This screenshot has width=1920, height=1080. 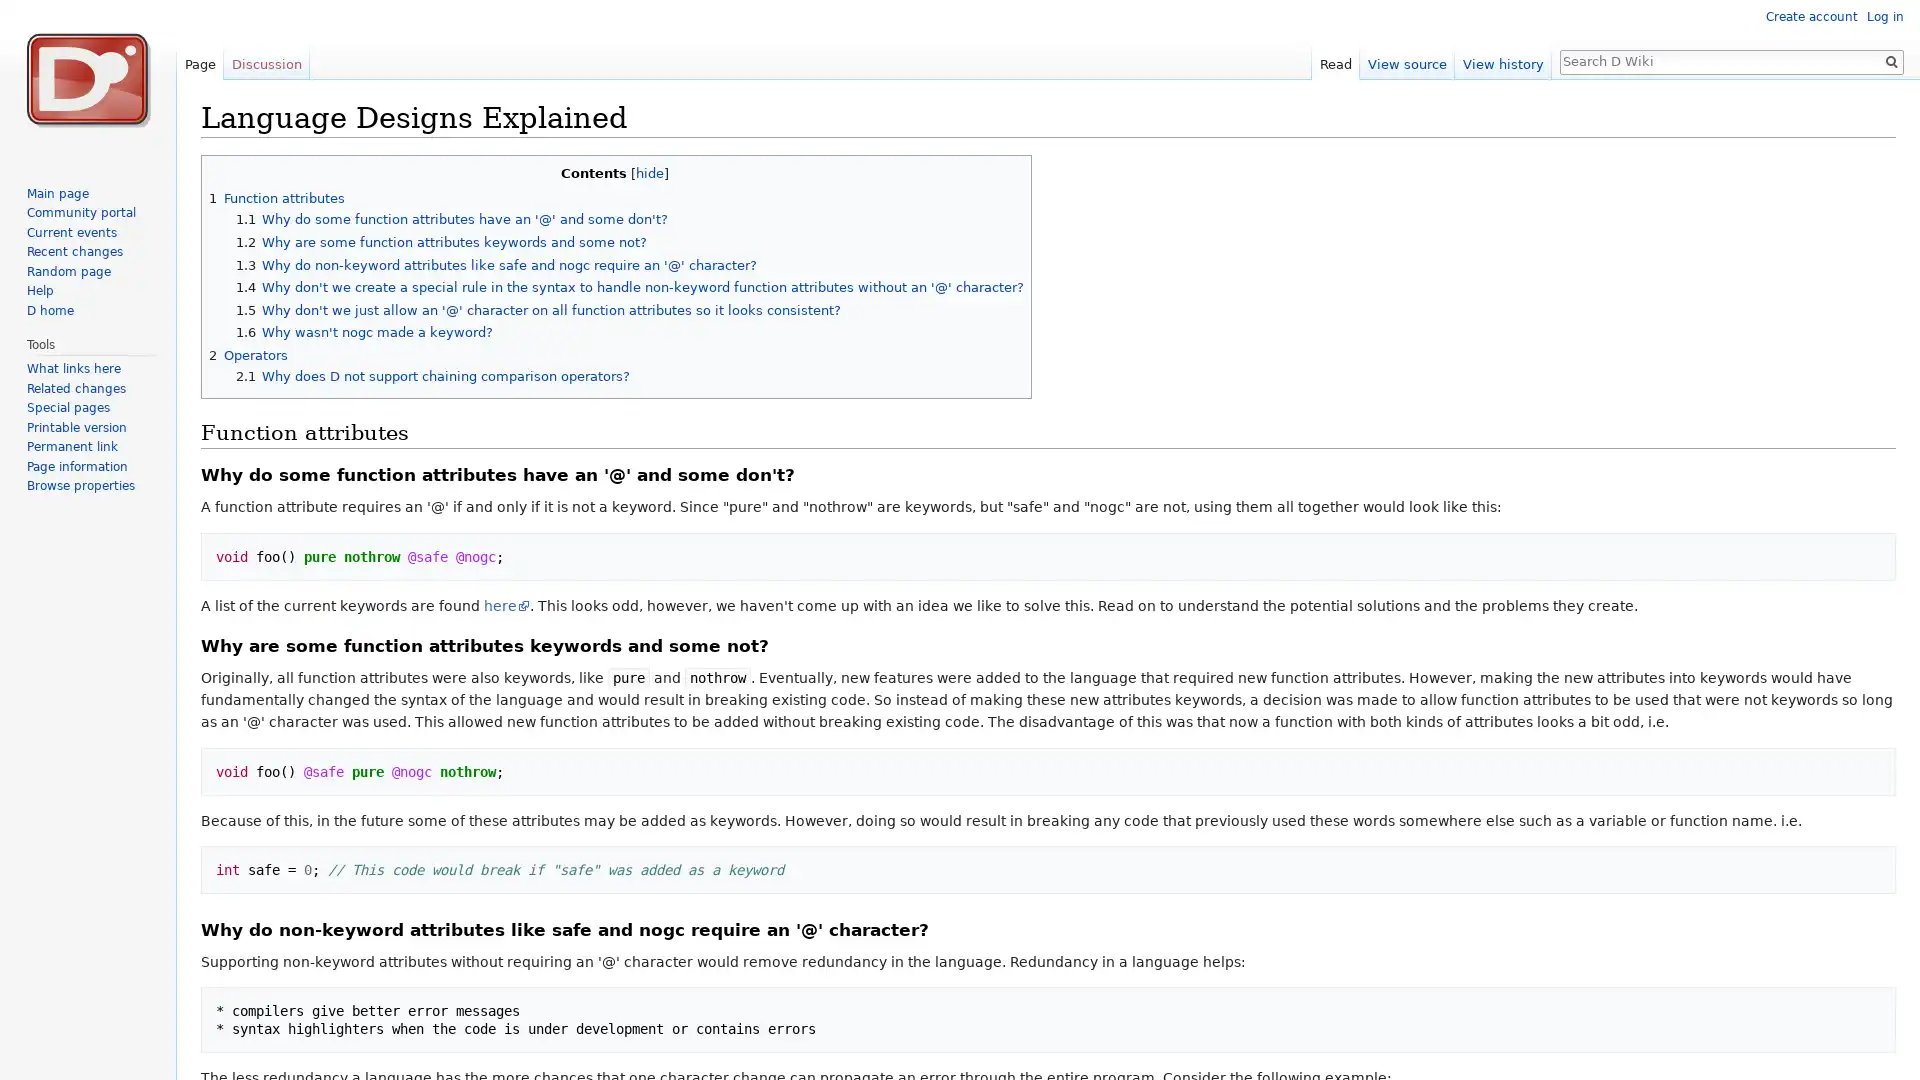 I want to click on Go, so click(x=1890, y=60).